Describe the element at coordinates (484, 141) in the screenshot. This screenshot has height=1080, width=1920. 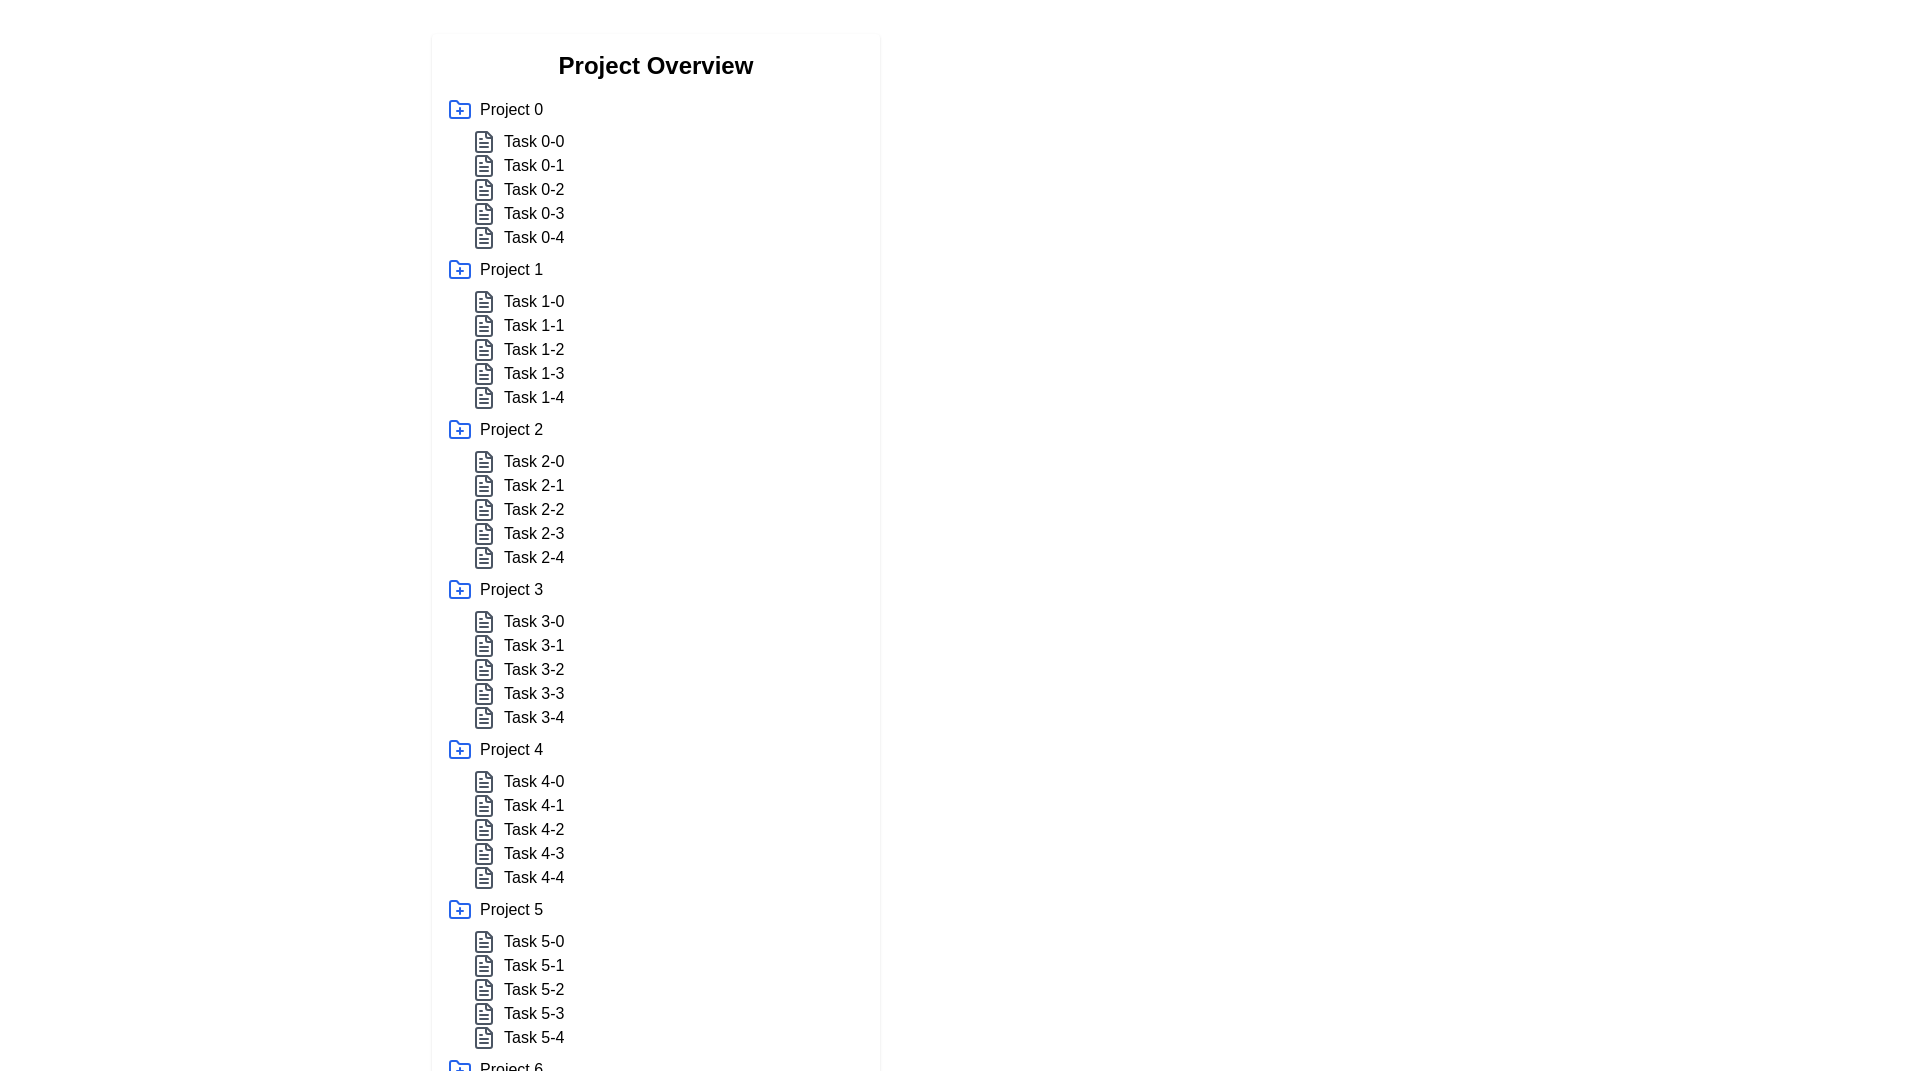
I see `the icon representing 'Task 0-0'` at that location.